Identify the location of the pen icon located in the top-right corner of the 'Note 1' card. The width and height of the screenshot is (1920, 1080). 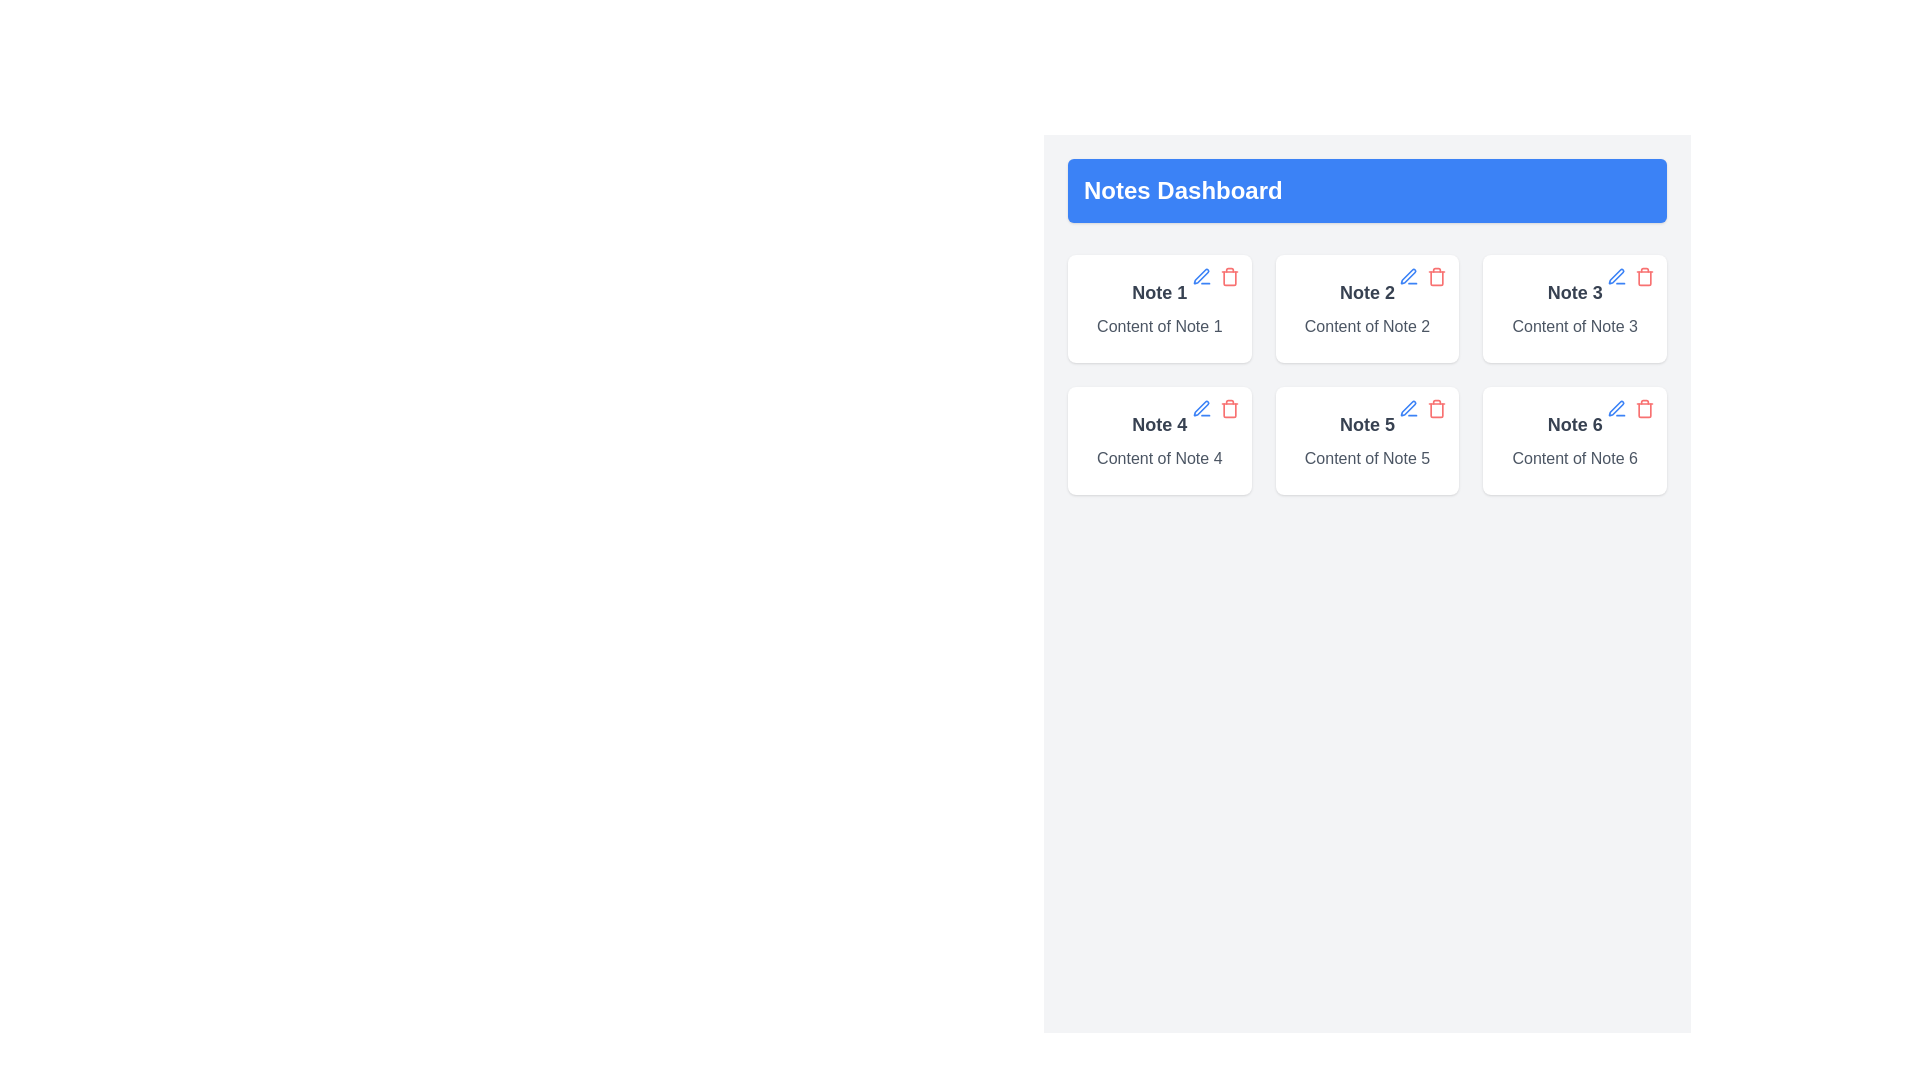
(1407, 407).